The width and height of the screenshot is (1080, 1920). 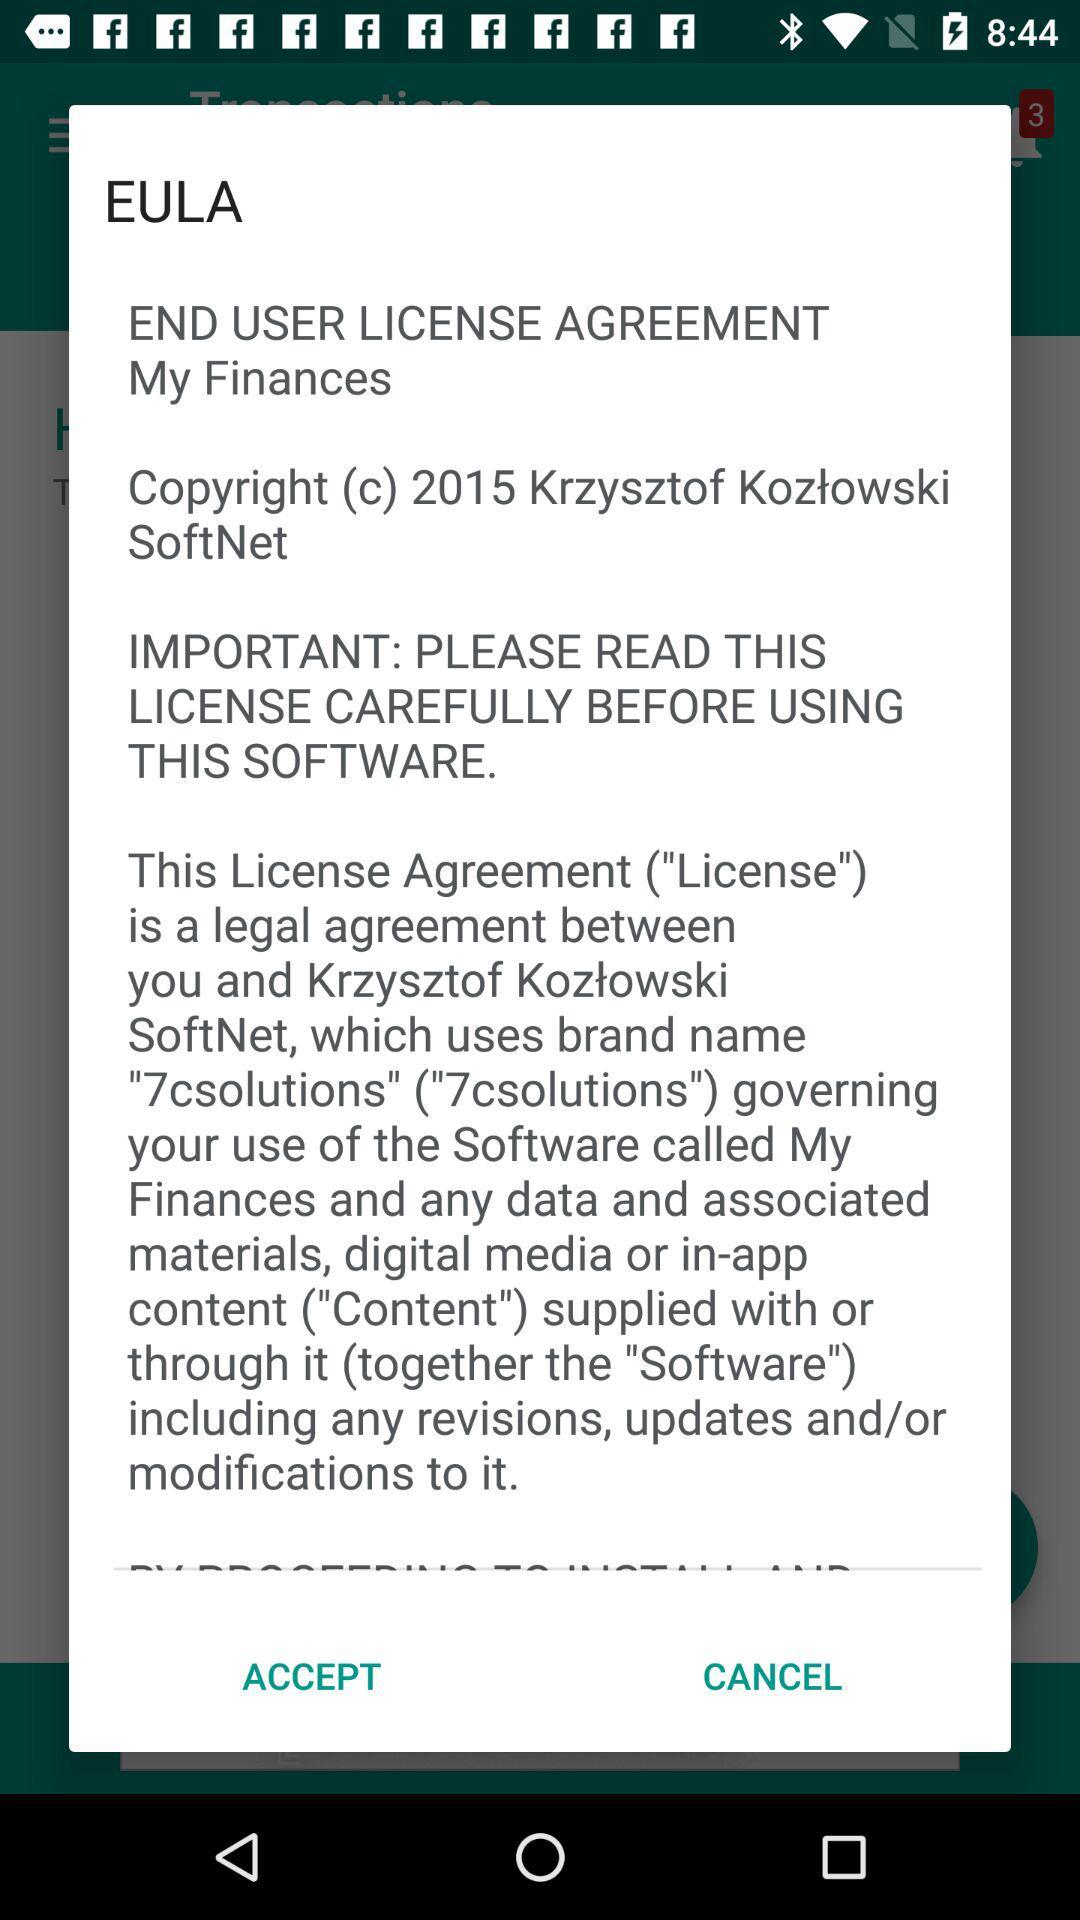 I want to click on item below end user license item, so click(x=312, y=1675).